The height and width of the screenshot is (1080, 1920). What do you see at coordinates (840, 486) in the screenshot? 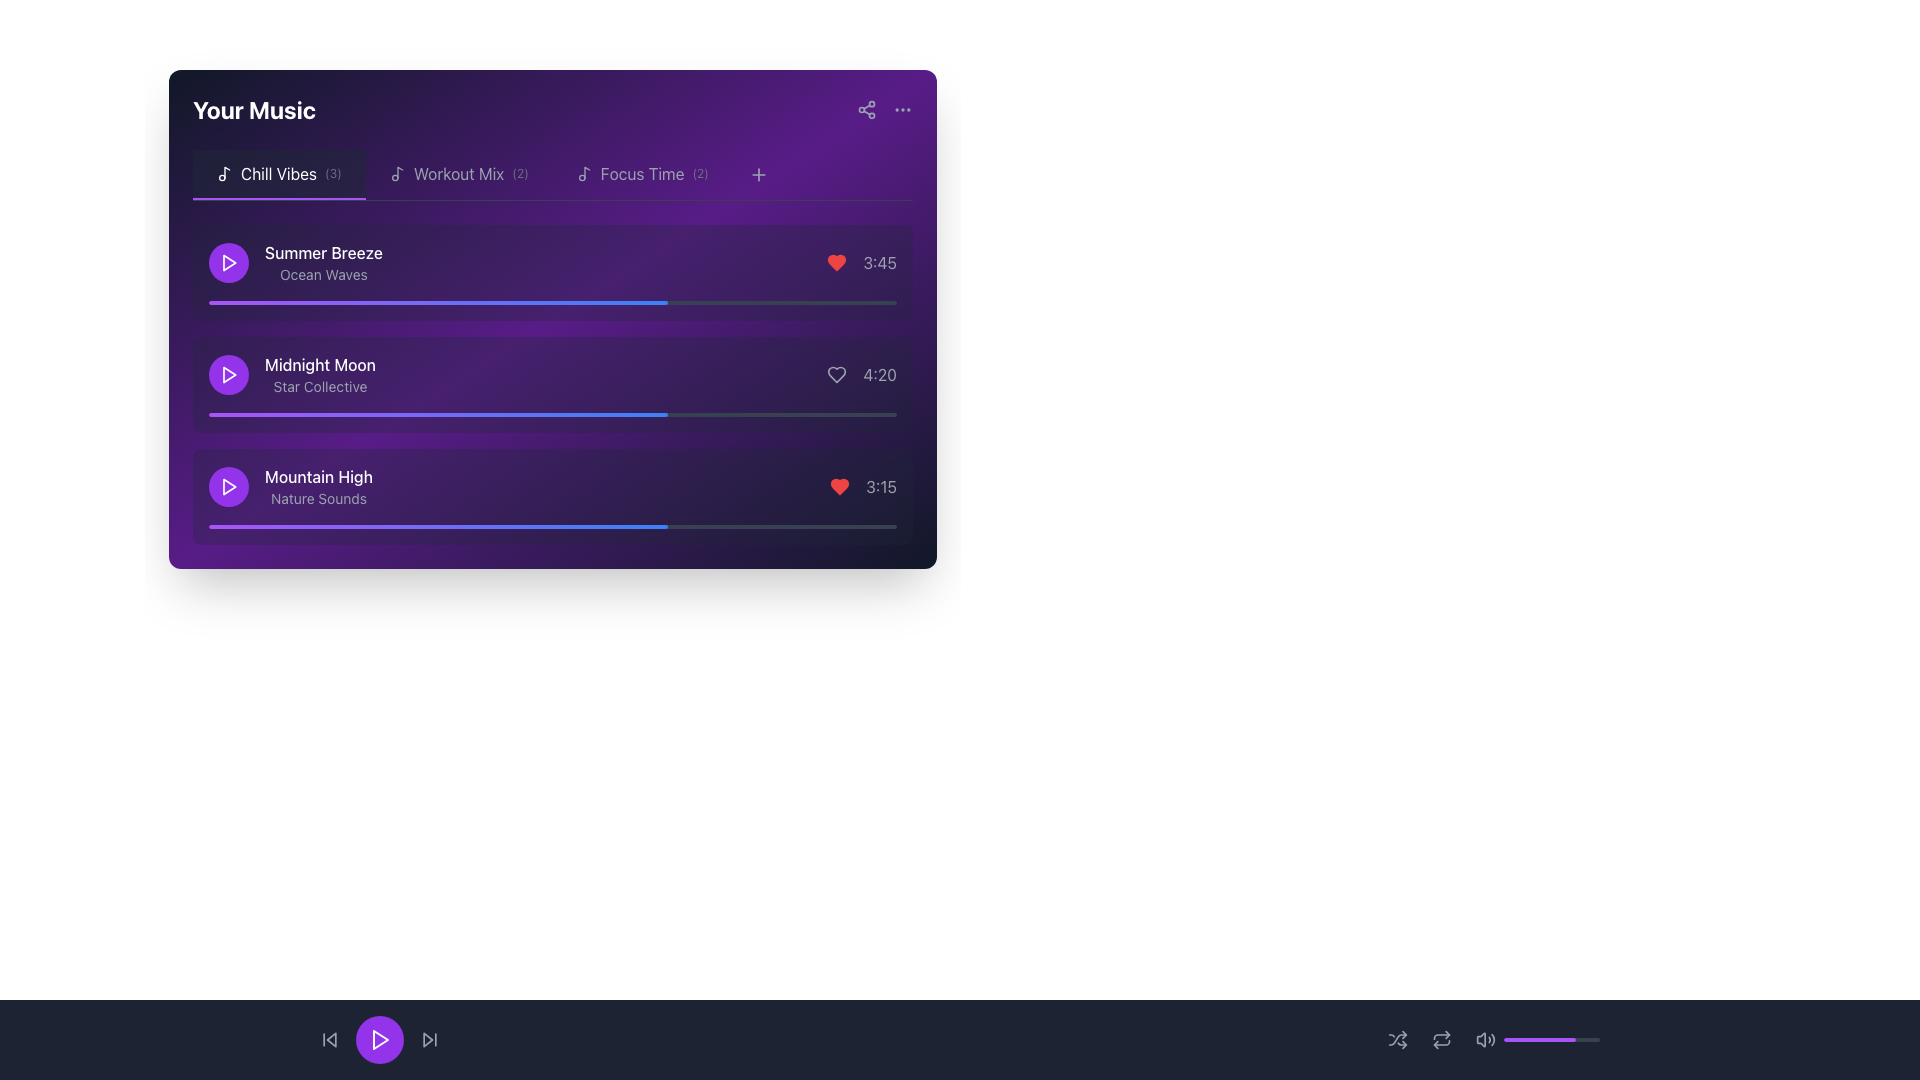
I see `the red heart icon button located in the lower-right corner of the music player interface` at bounding box center [840, 486].